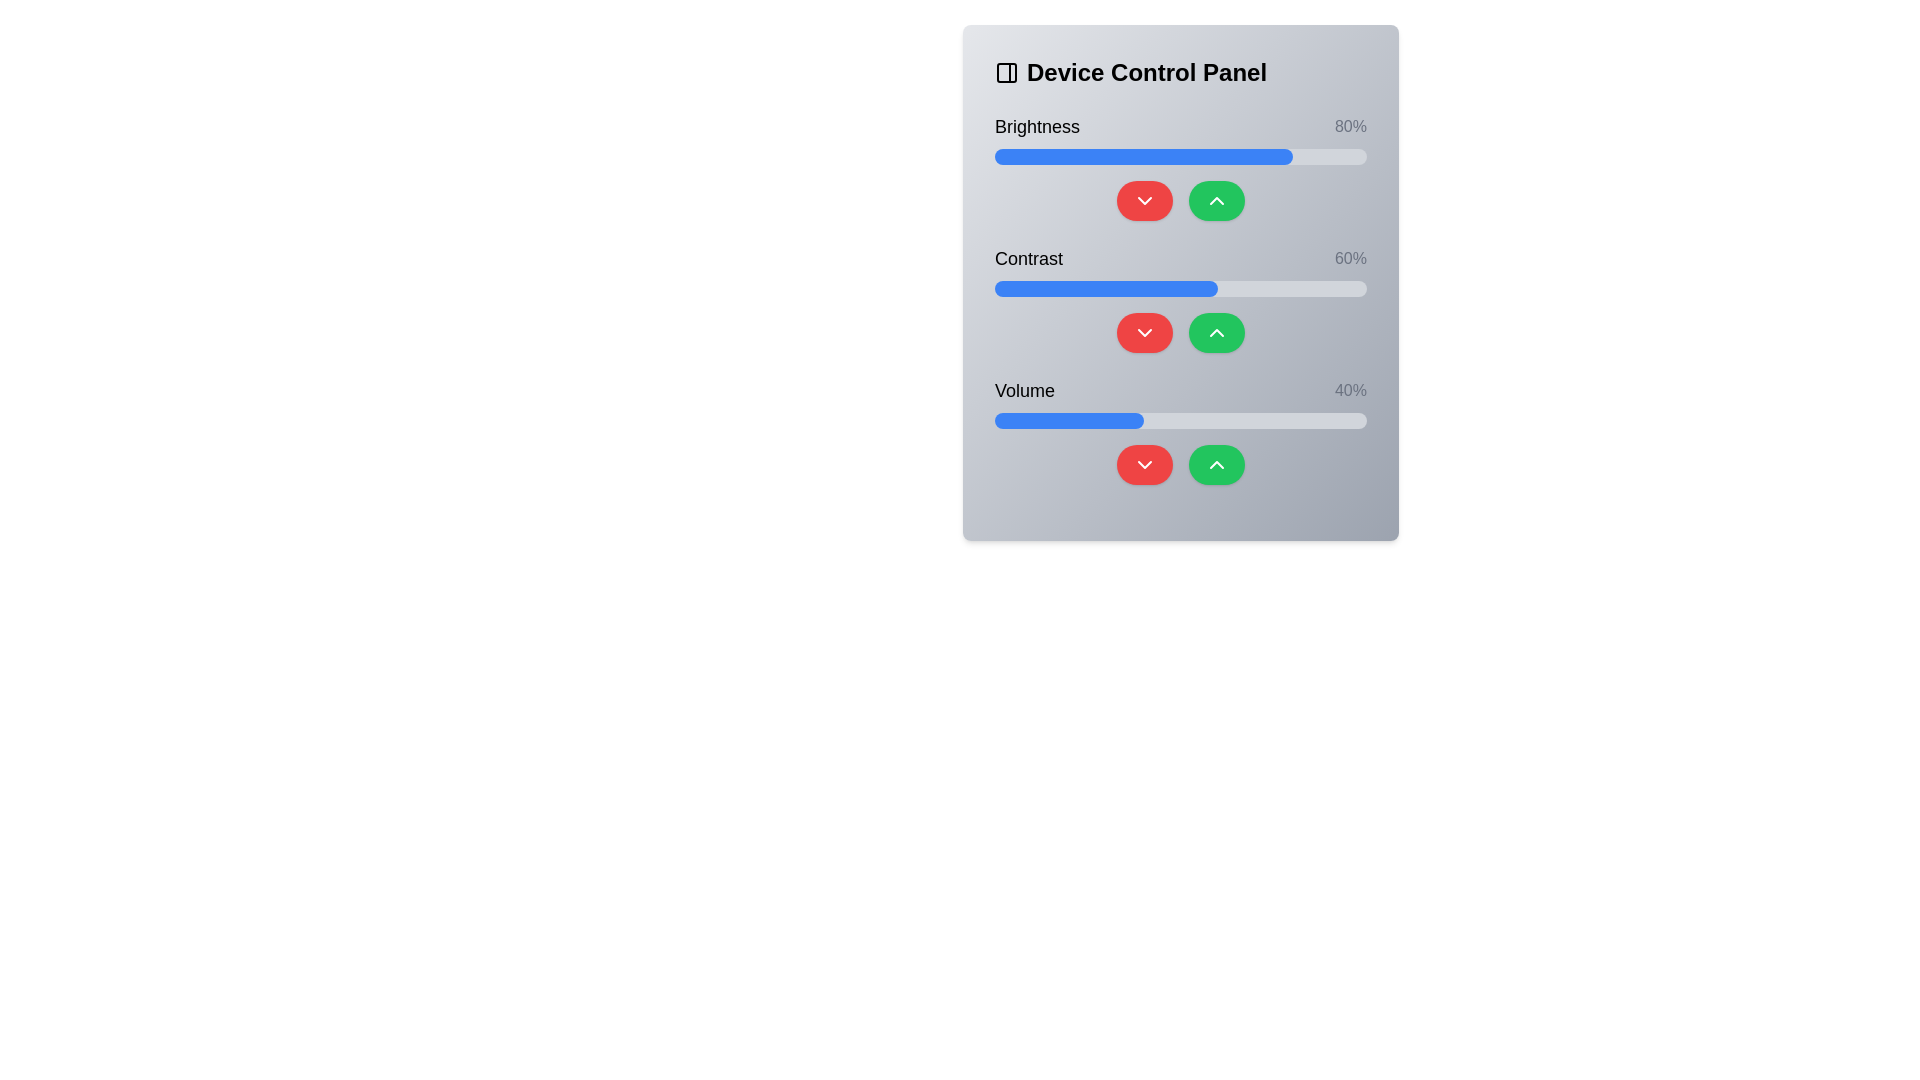  Describe the element at coordinates (1145, 465) in the screenshot. I see `the red downward-pointing chevron button in the Volume section of the Device Control Panel to trigger the tooltip or styling effect` at that location.